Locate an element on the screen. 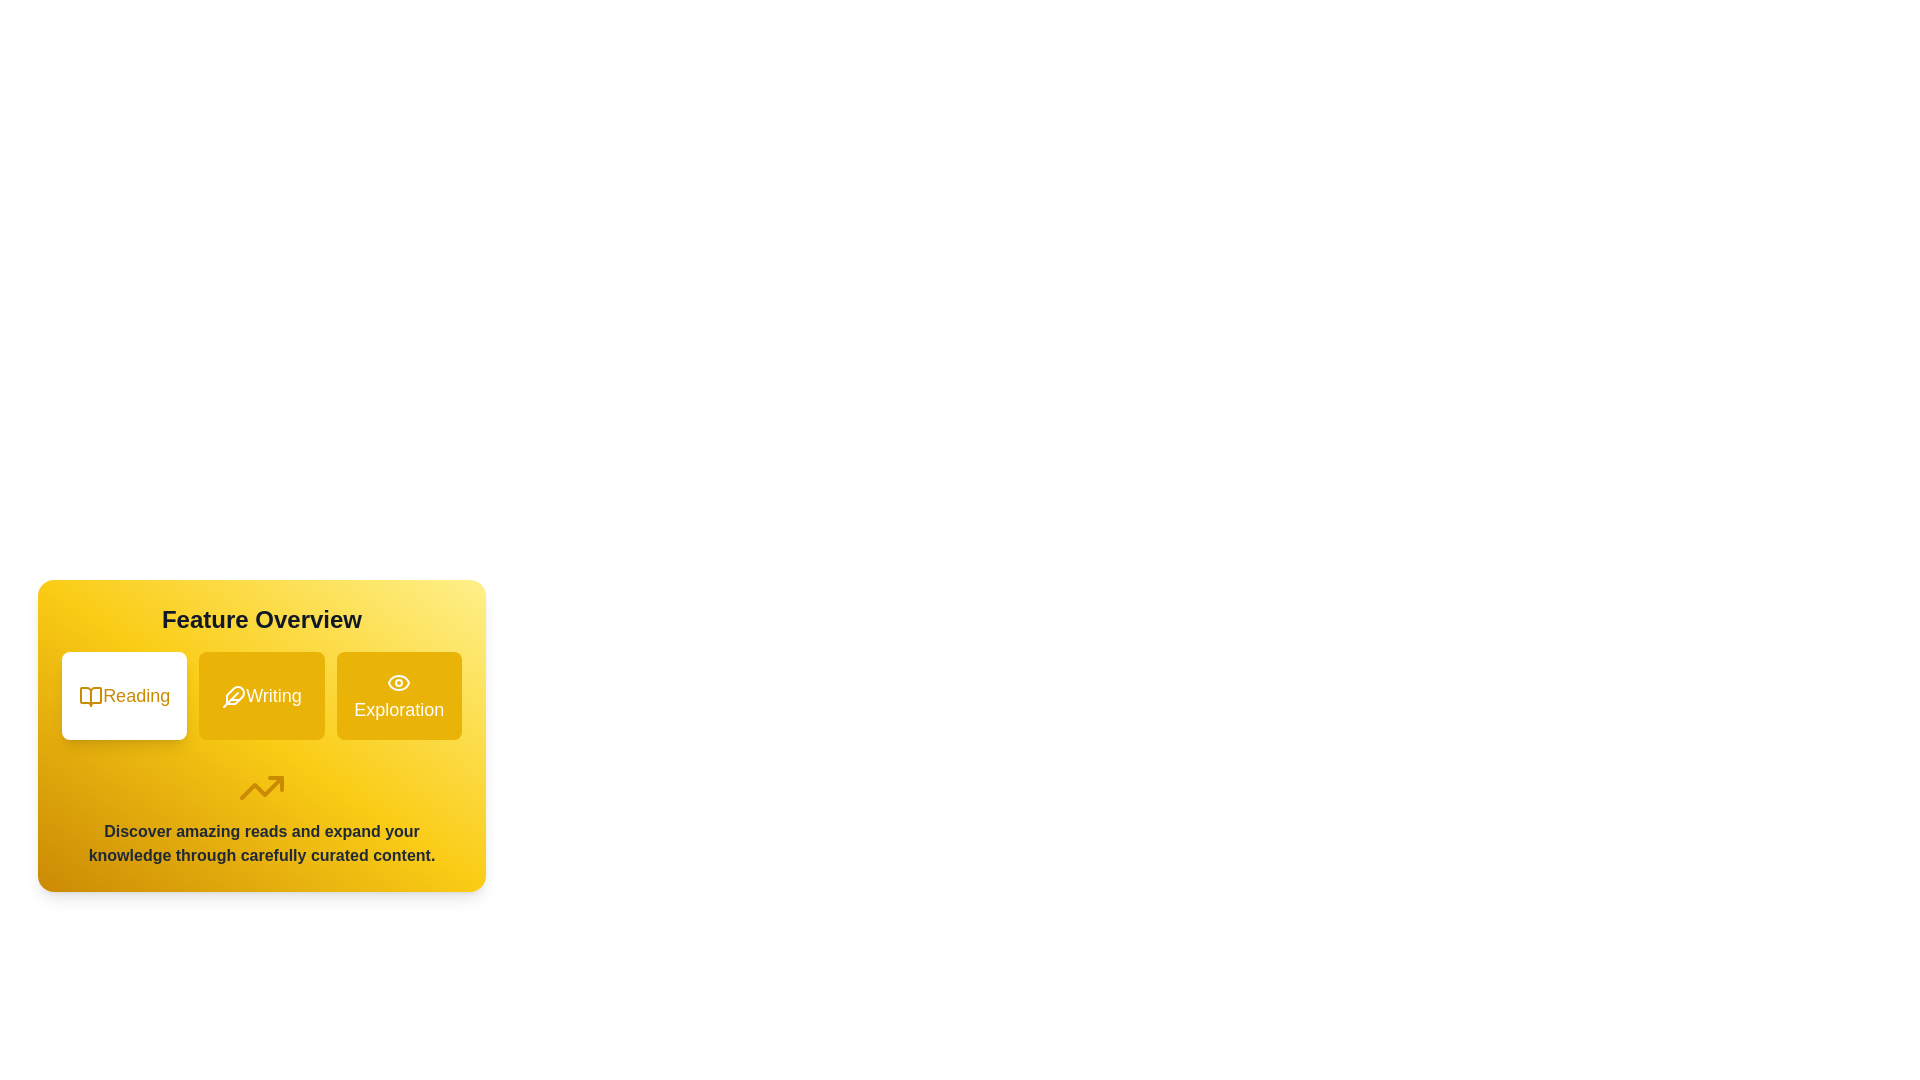 The height and width of the screenshot is (1080, 1920). the eye icon, which is part of an SVG graphic located at the bottom left section of the interface is located at coordinates (399, 682).